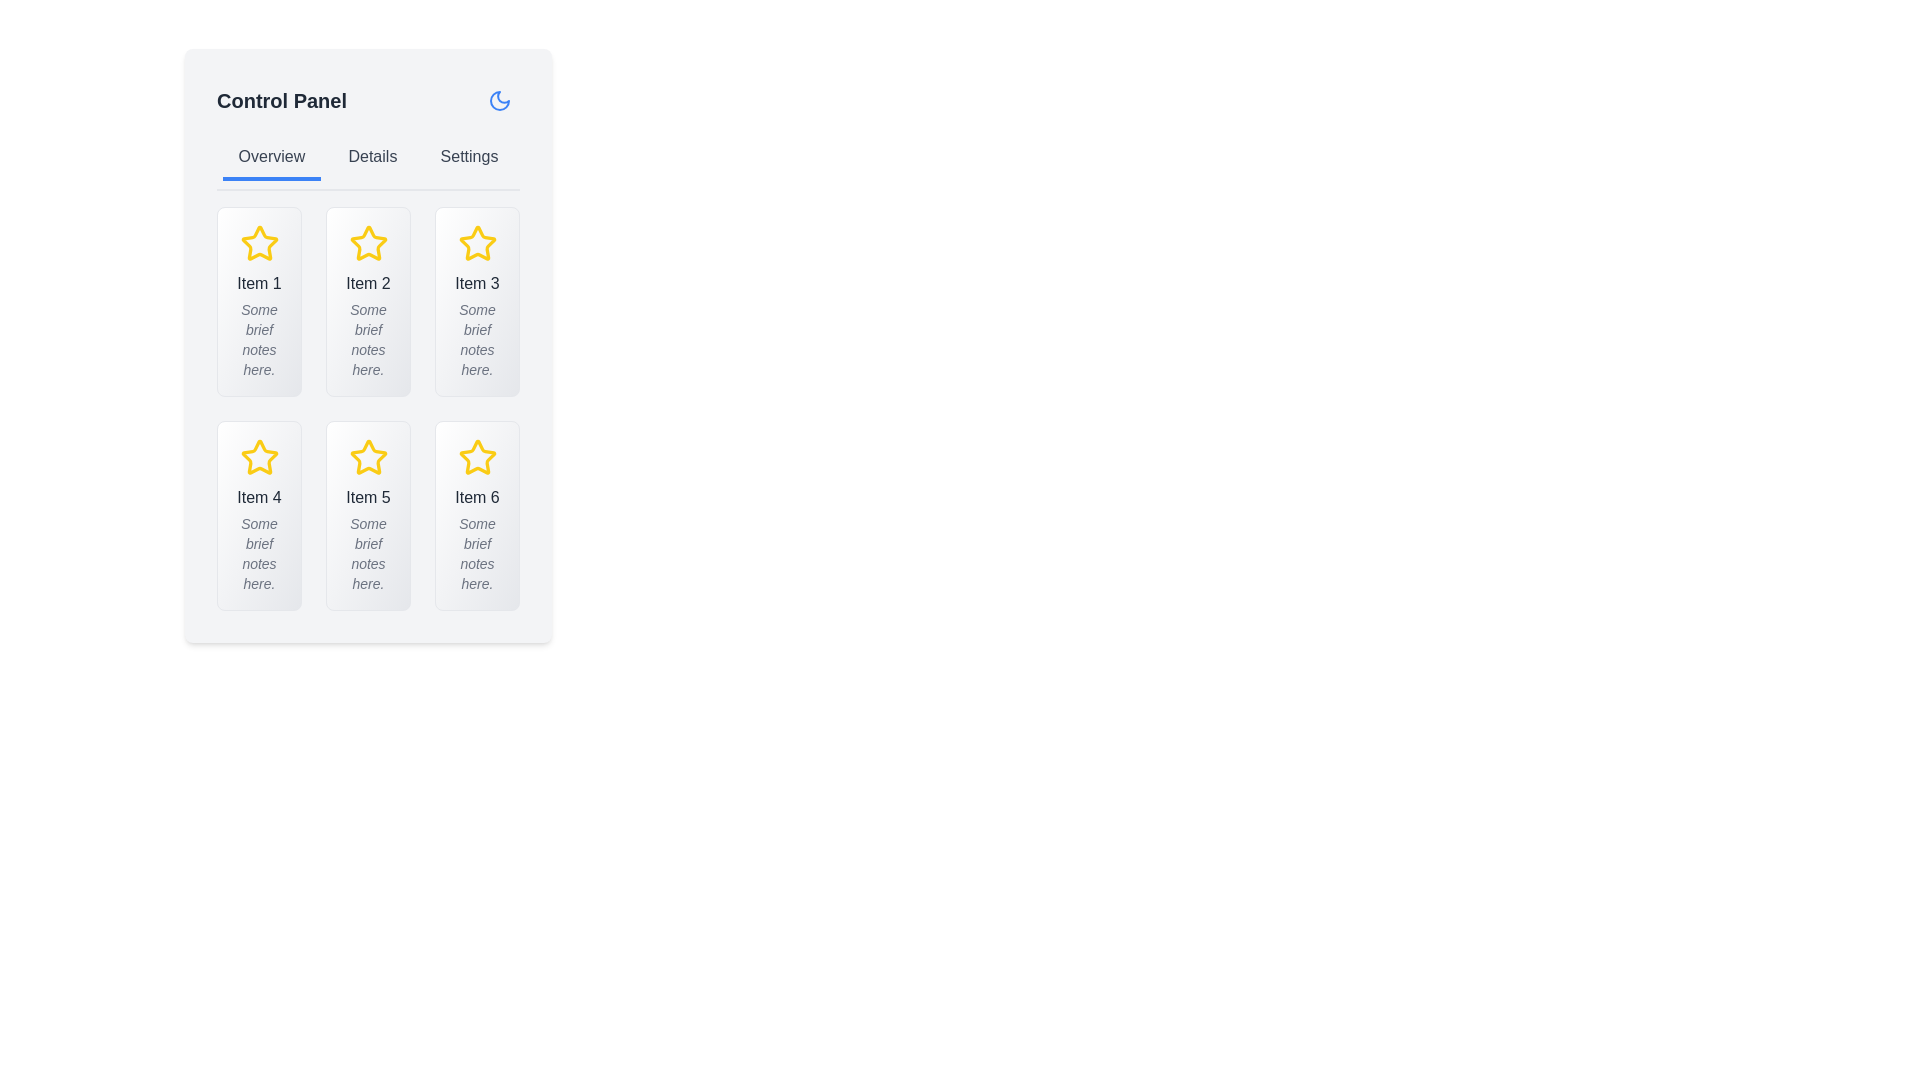 The image size is (1920, 1080). What do you see at coordinates (499, 100) in the screenshot?
I see `the moon-like Icon button located in the upper-right corner of the Control Panel section, which toggles light/dark mode` at bounding box center [499, 100].